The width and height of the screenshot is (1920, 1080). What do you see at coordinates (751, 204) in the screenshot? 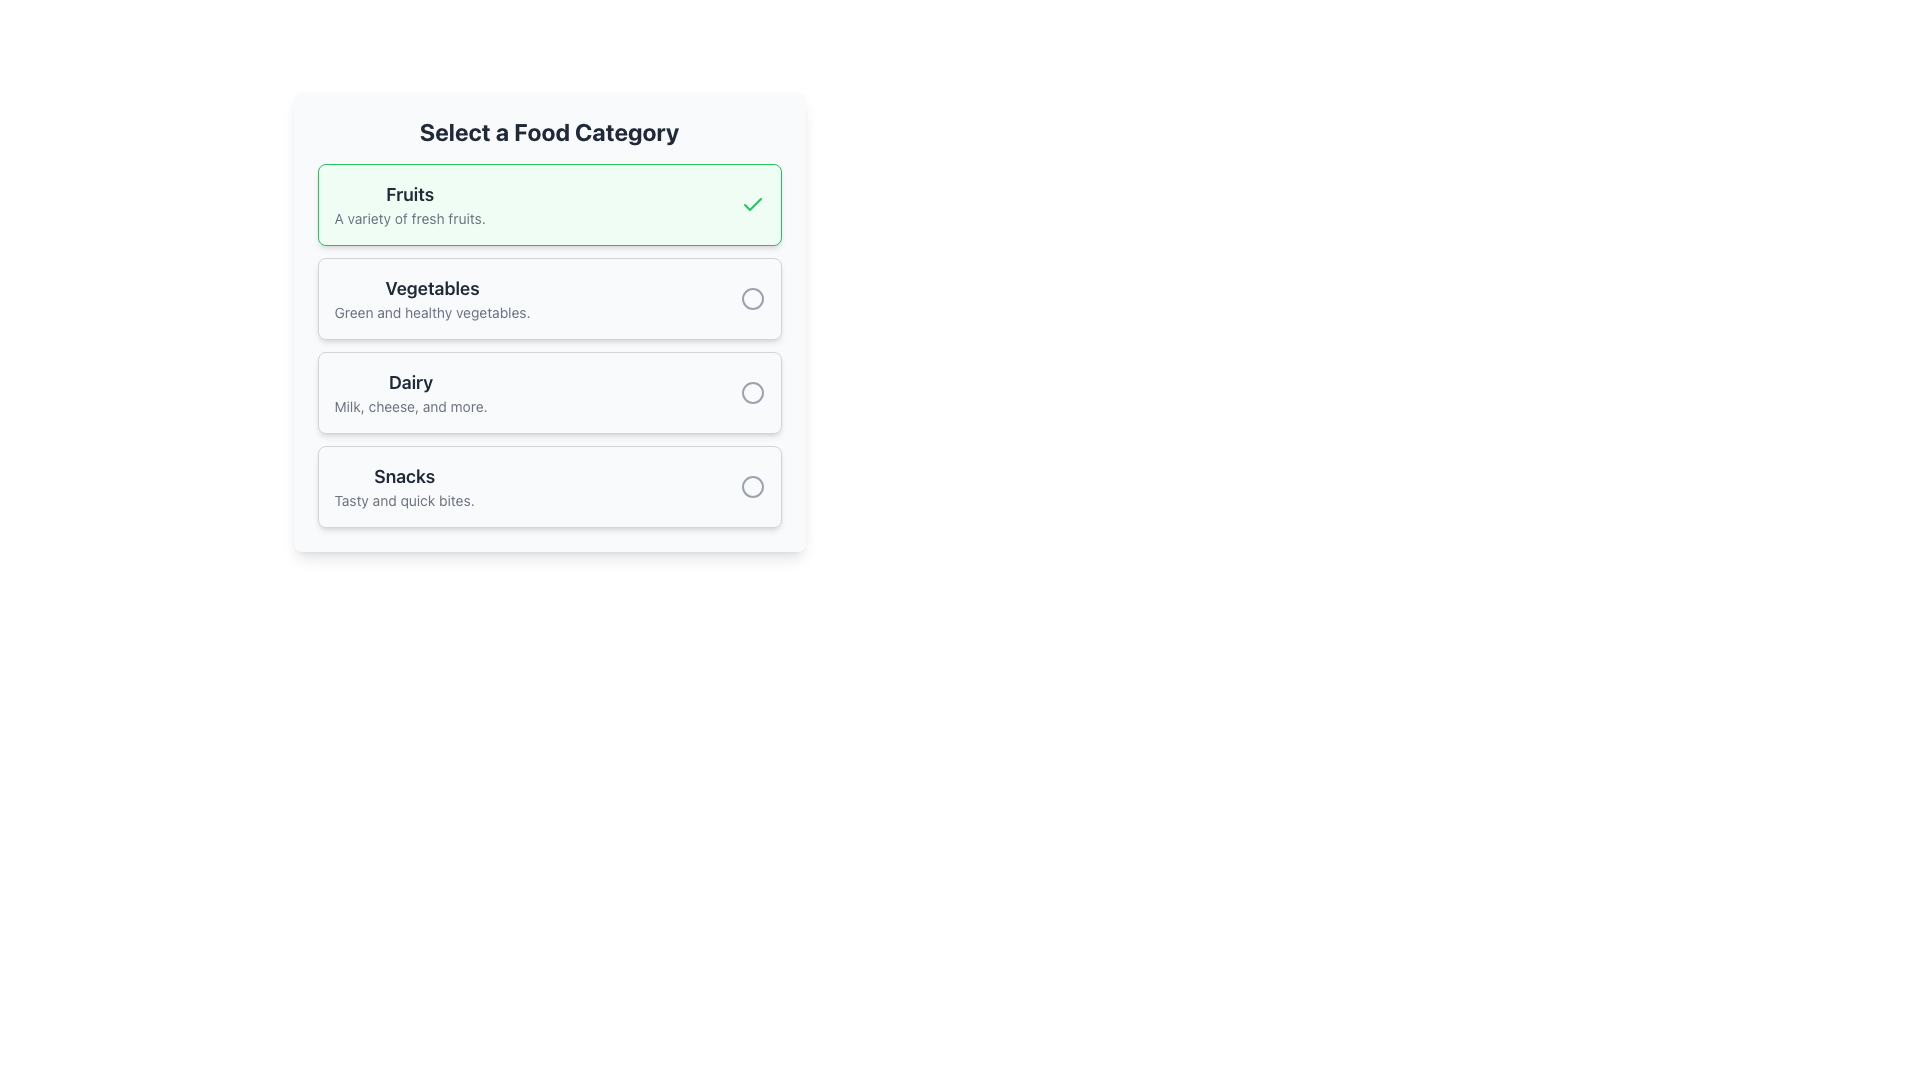
I see `the visual state of the check mark icon indicating that the 'Fruits' option is currently selected from the list of food categories` at bounding box center [751, 204].